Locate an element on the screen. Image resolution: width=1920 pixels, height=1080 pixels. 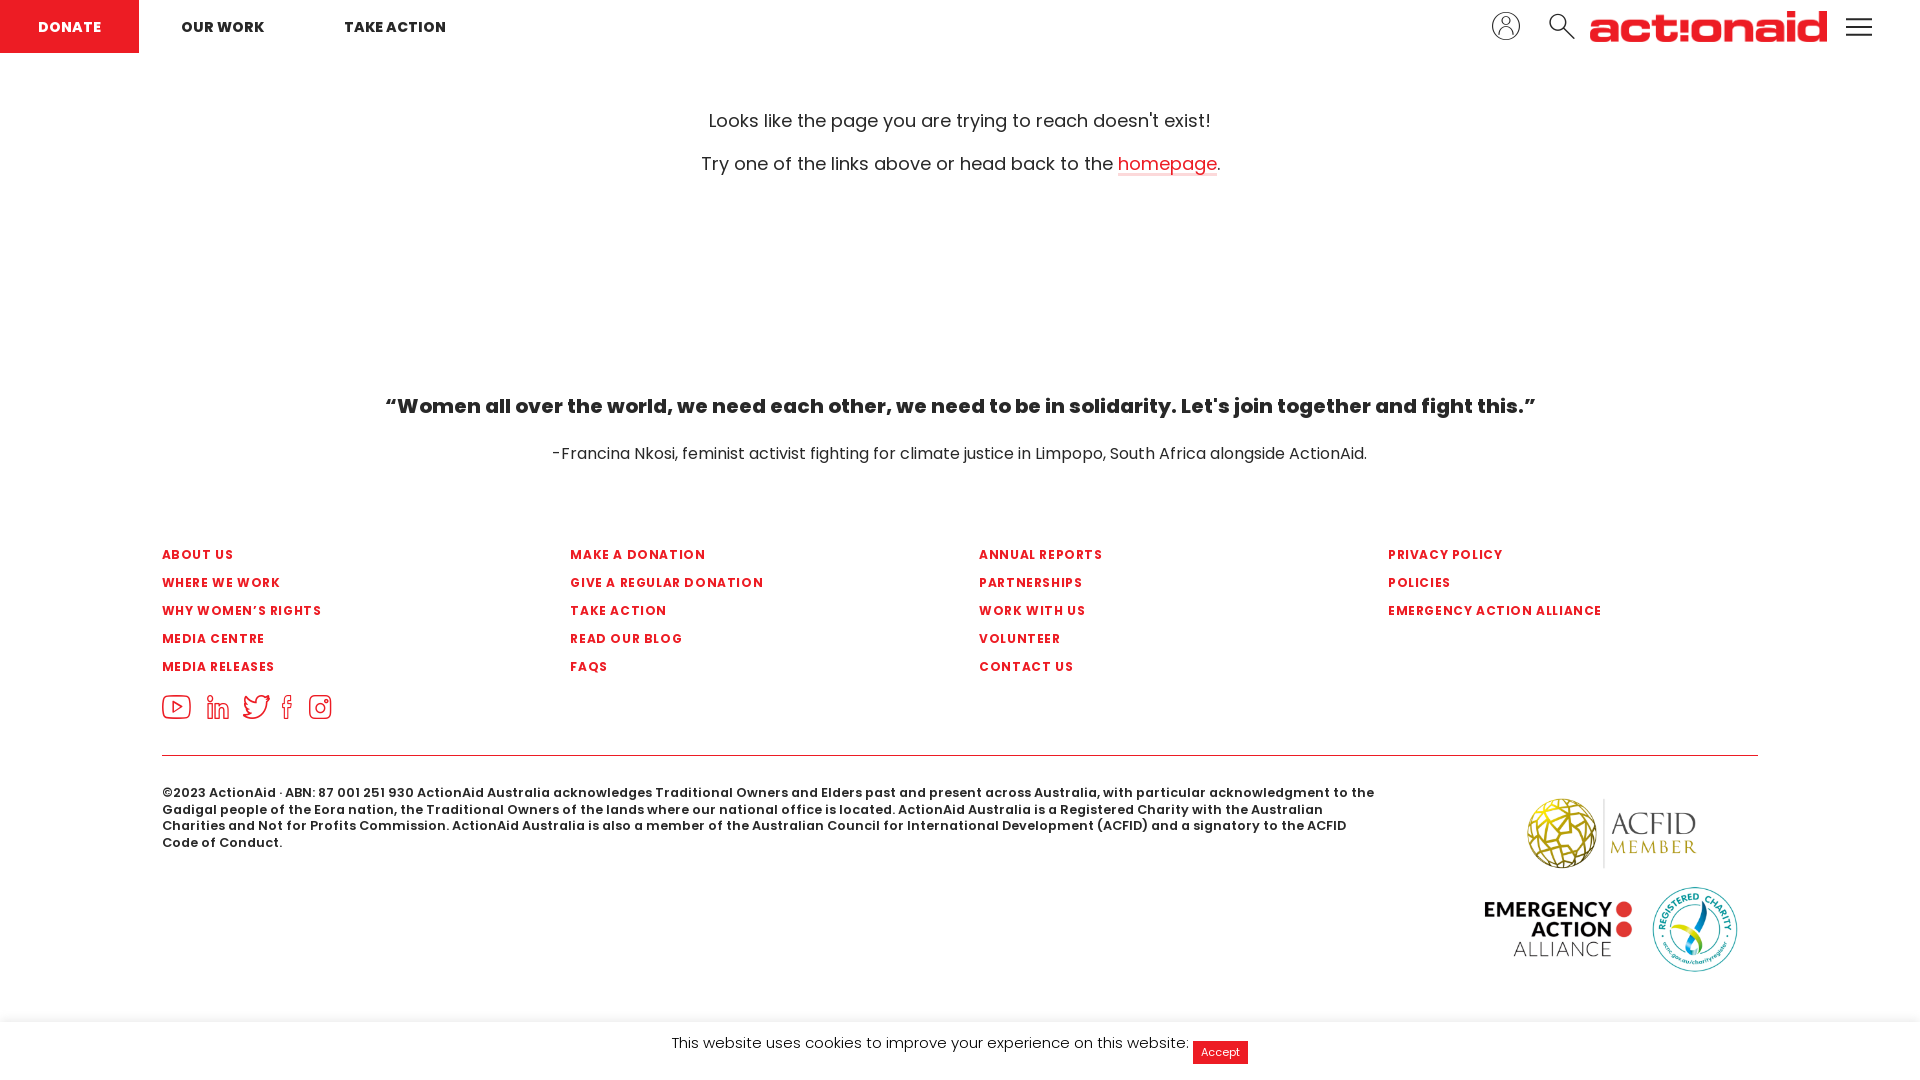
'WORK WITH US' is located at coordinates (979, 609).